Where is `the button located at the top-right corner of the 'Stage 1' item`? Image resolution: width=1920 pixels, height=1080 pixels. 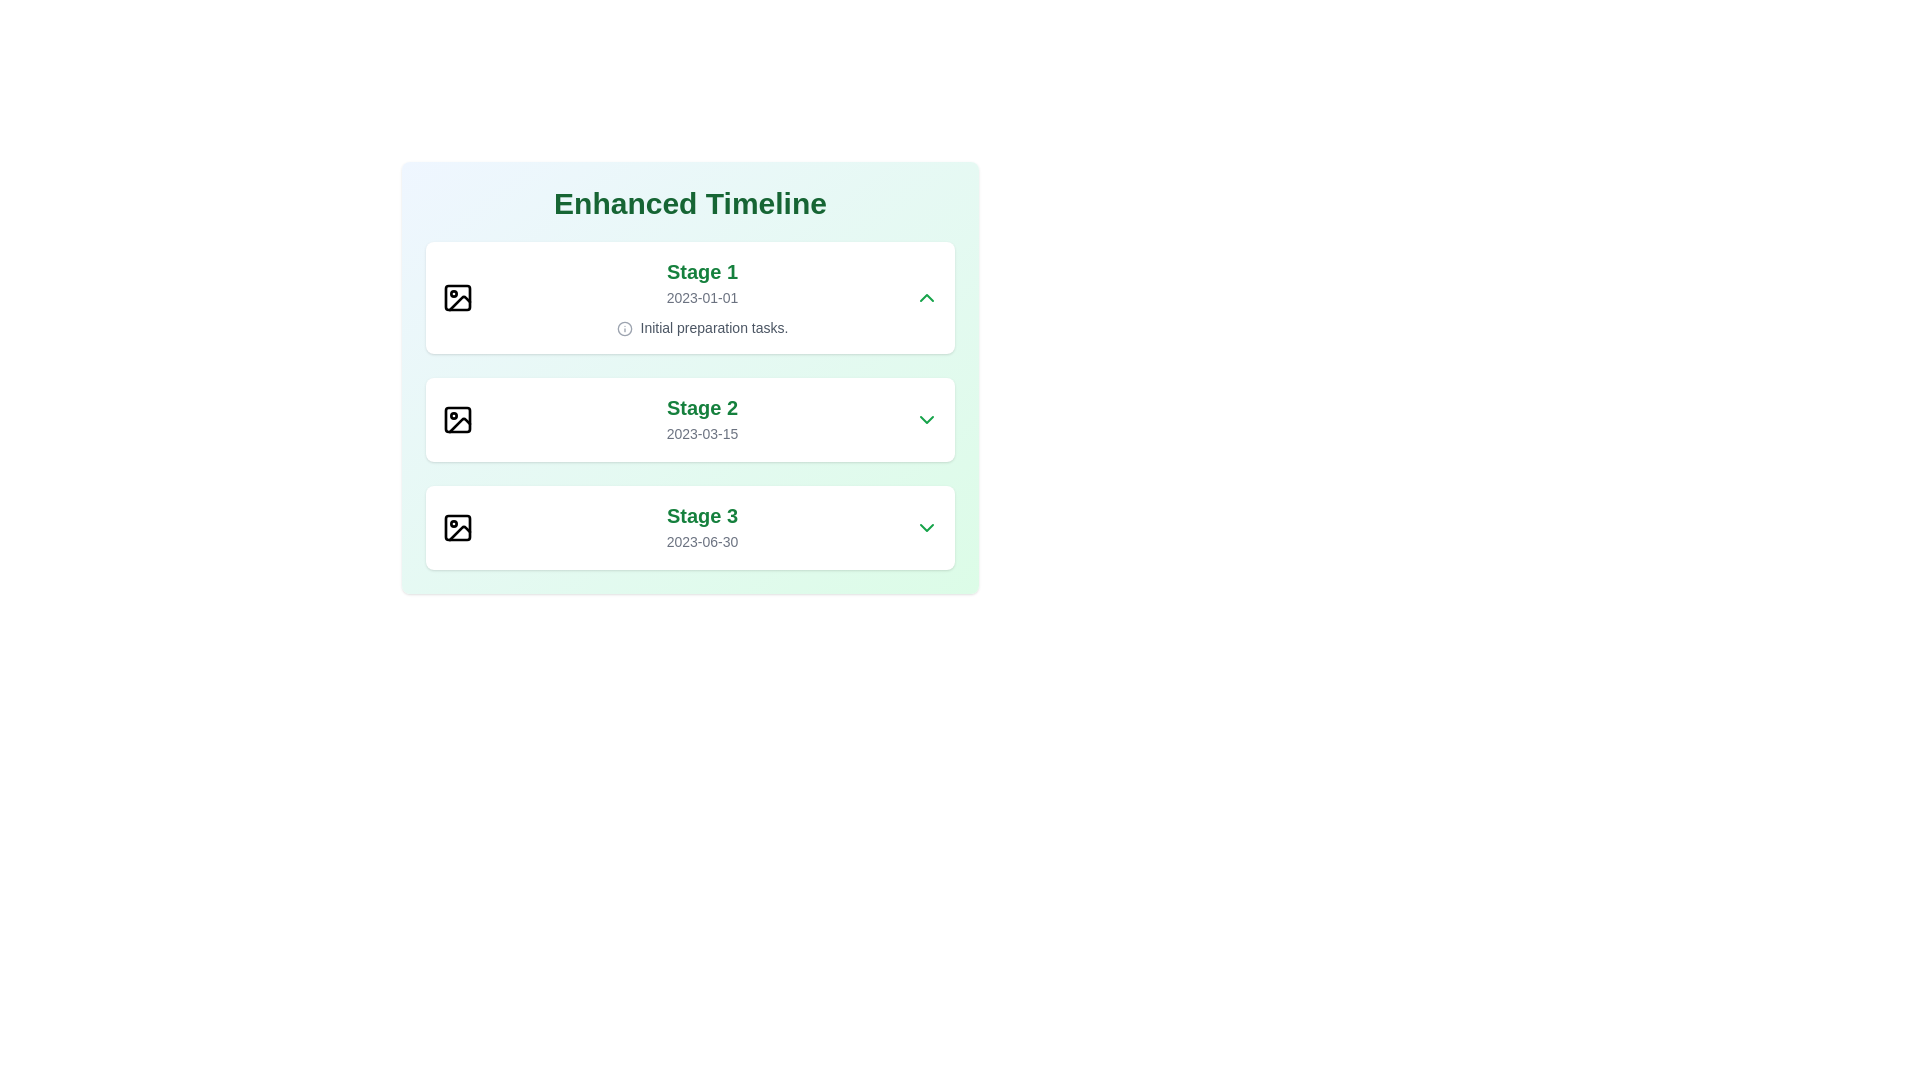 the button located at the top-right corner of the 'Stage 1' item is located at coordinates (925, 297).